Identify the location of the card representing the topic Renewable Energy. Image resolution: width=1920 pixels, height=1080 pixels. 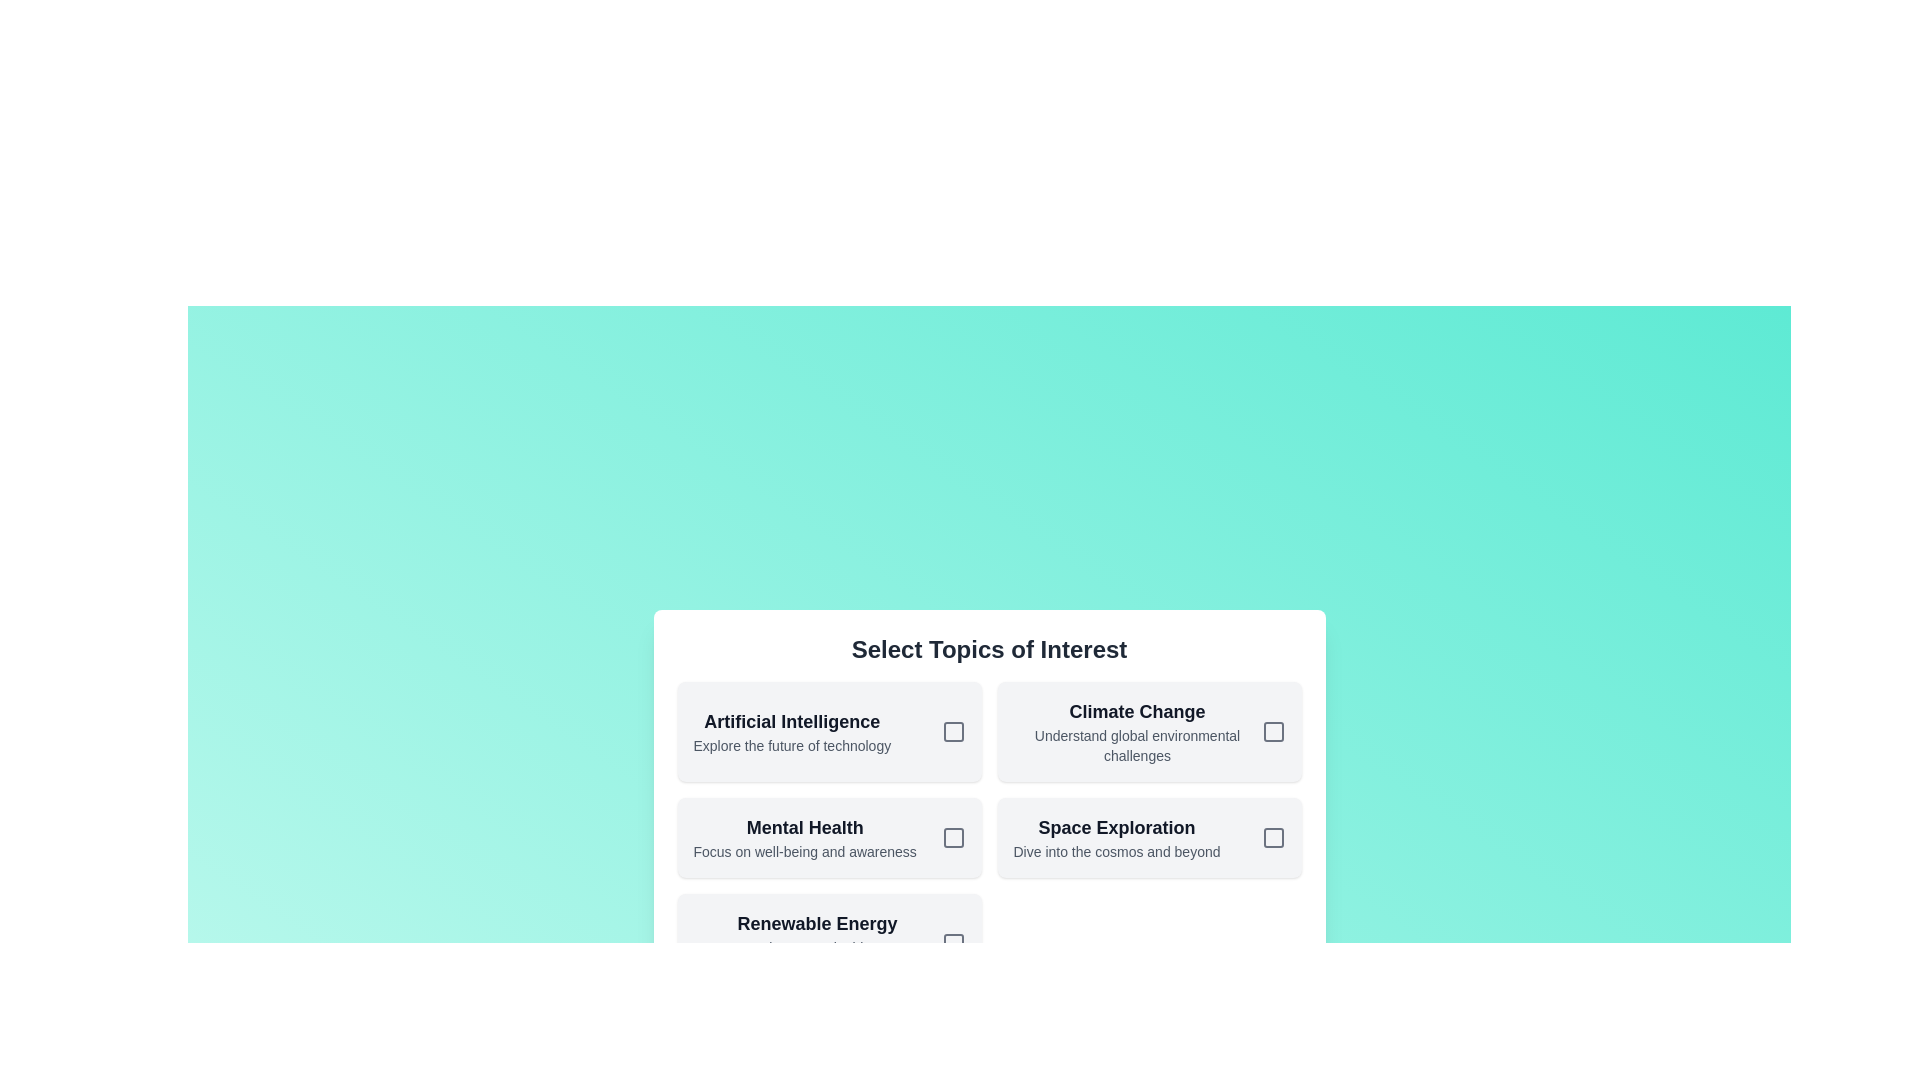
(829, 944).